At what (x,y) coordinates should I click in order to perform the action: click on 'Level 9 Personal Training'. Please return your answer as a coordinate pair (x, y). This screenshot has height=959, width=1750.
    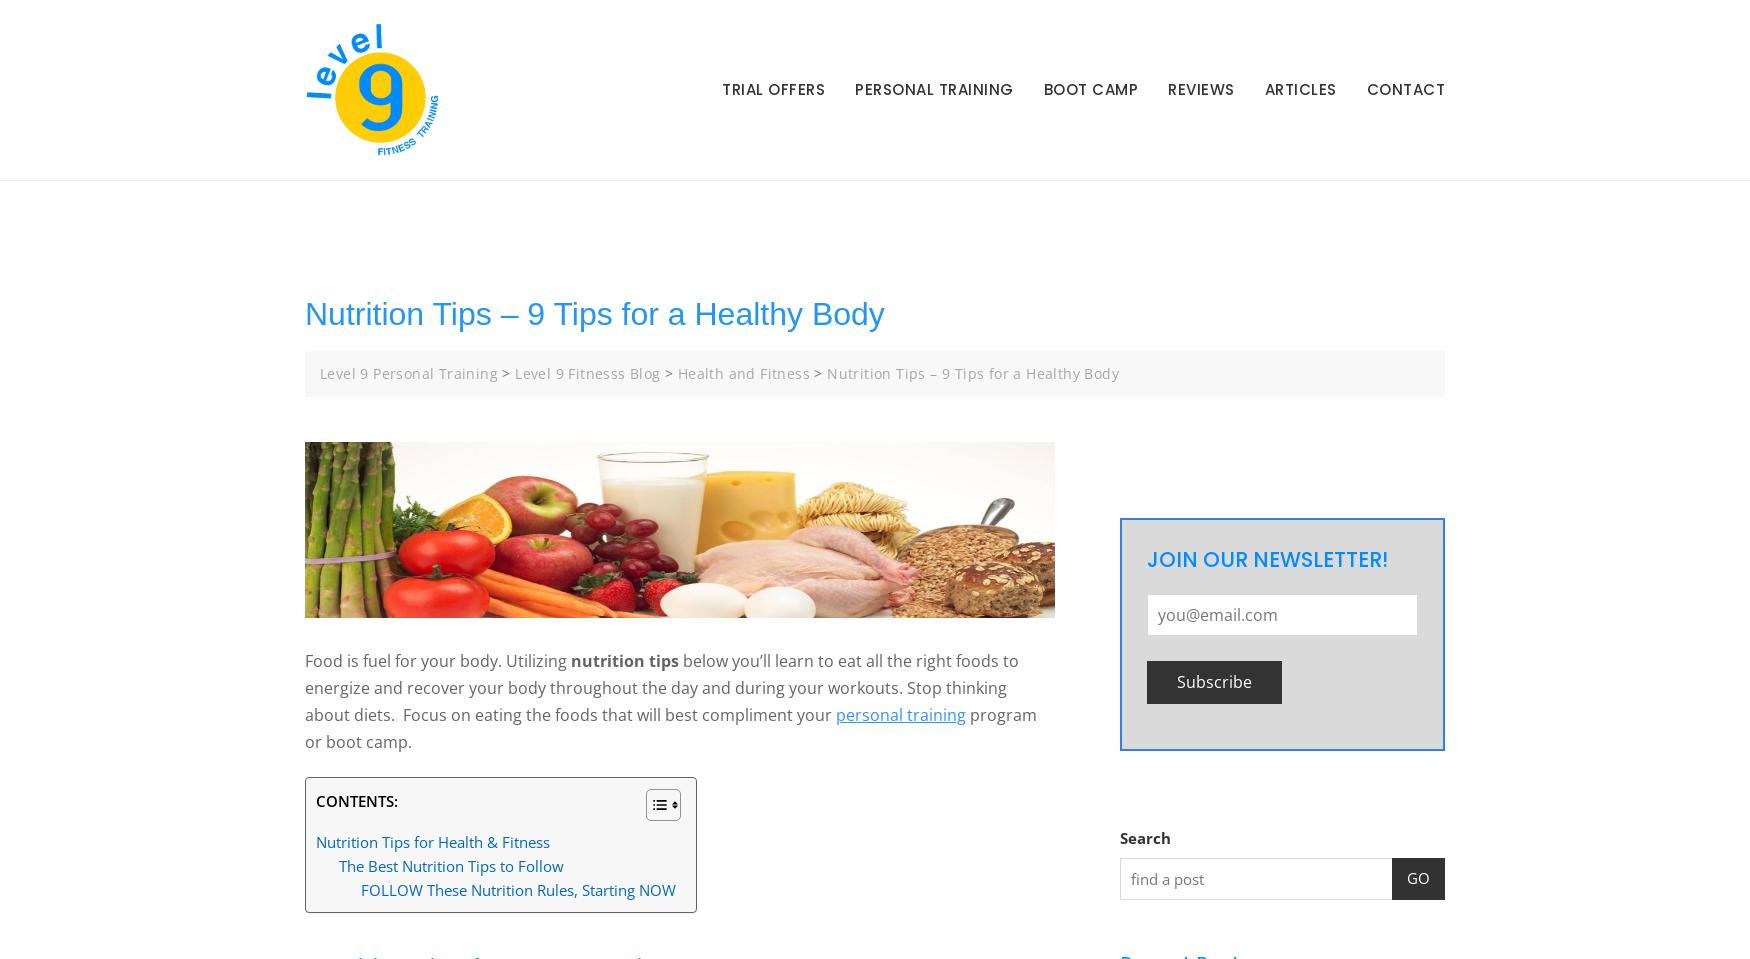
    Looking at the image, I should click on (407, 372).